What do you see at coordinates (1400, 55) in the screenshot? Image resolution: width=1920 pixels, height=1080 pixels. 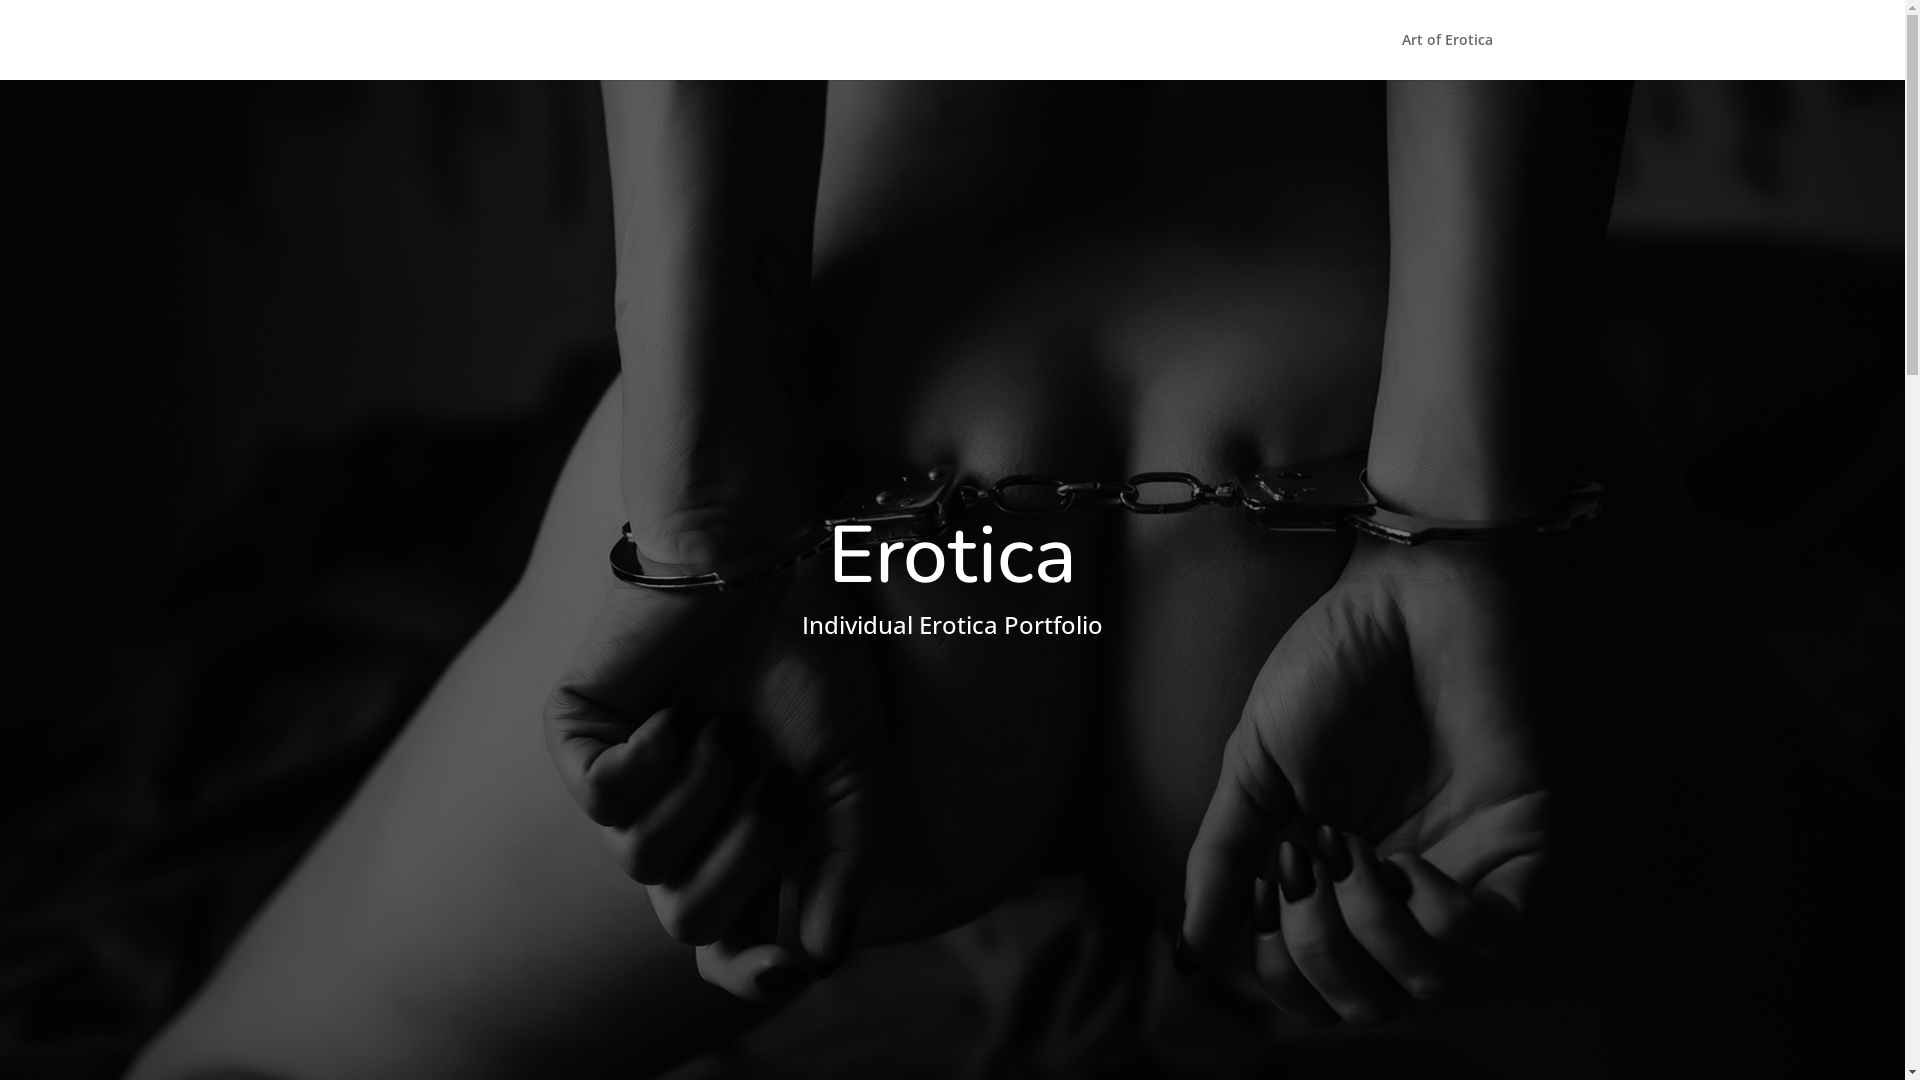 I see `'Art of Erotica'` at bounding box center [1400, 55].